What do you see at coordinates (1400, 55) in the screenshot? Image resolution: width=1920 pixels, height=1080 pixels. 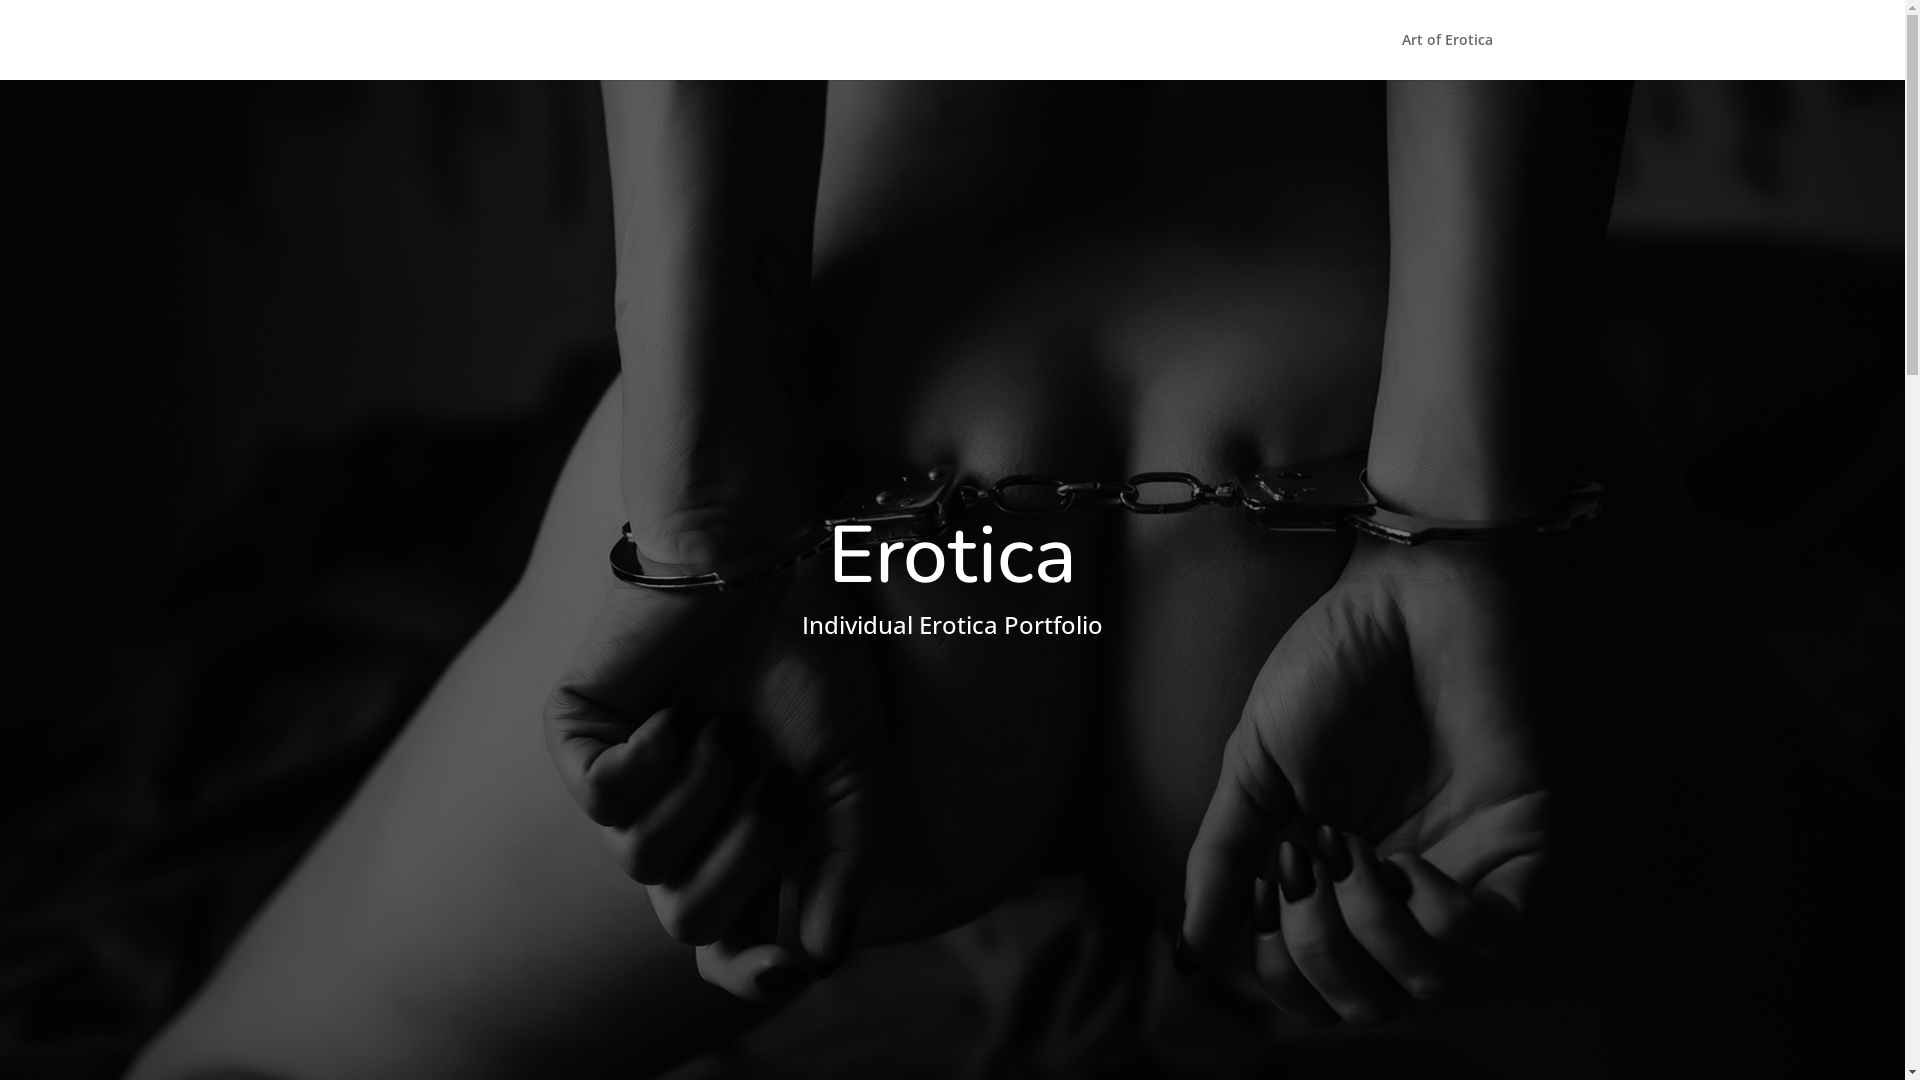 I see `'Art of Erotica'` at bounding box center [1400, 55].